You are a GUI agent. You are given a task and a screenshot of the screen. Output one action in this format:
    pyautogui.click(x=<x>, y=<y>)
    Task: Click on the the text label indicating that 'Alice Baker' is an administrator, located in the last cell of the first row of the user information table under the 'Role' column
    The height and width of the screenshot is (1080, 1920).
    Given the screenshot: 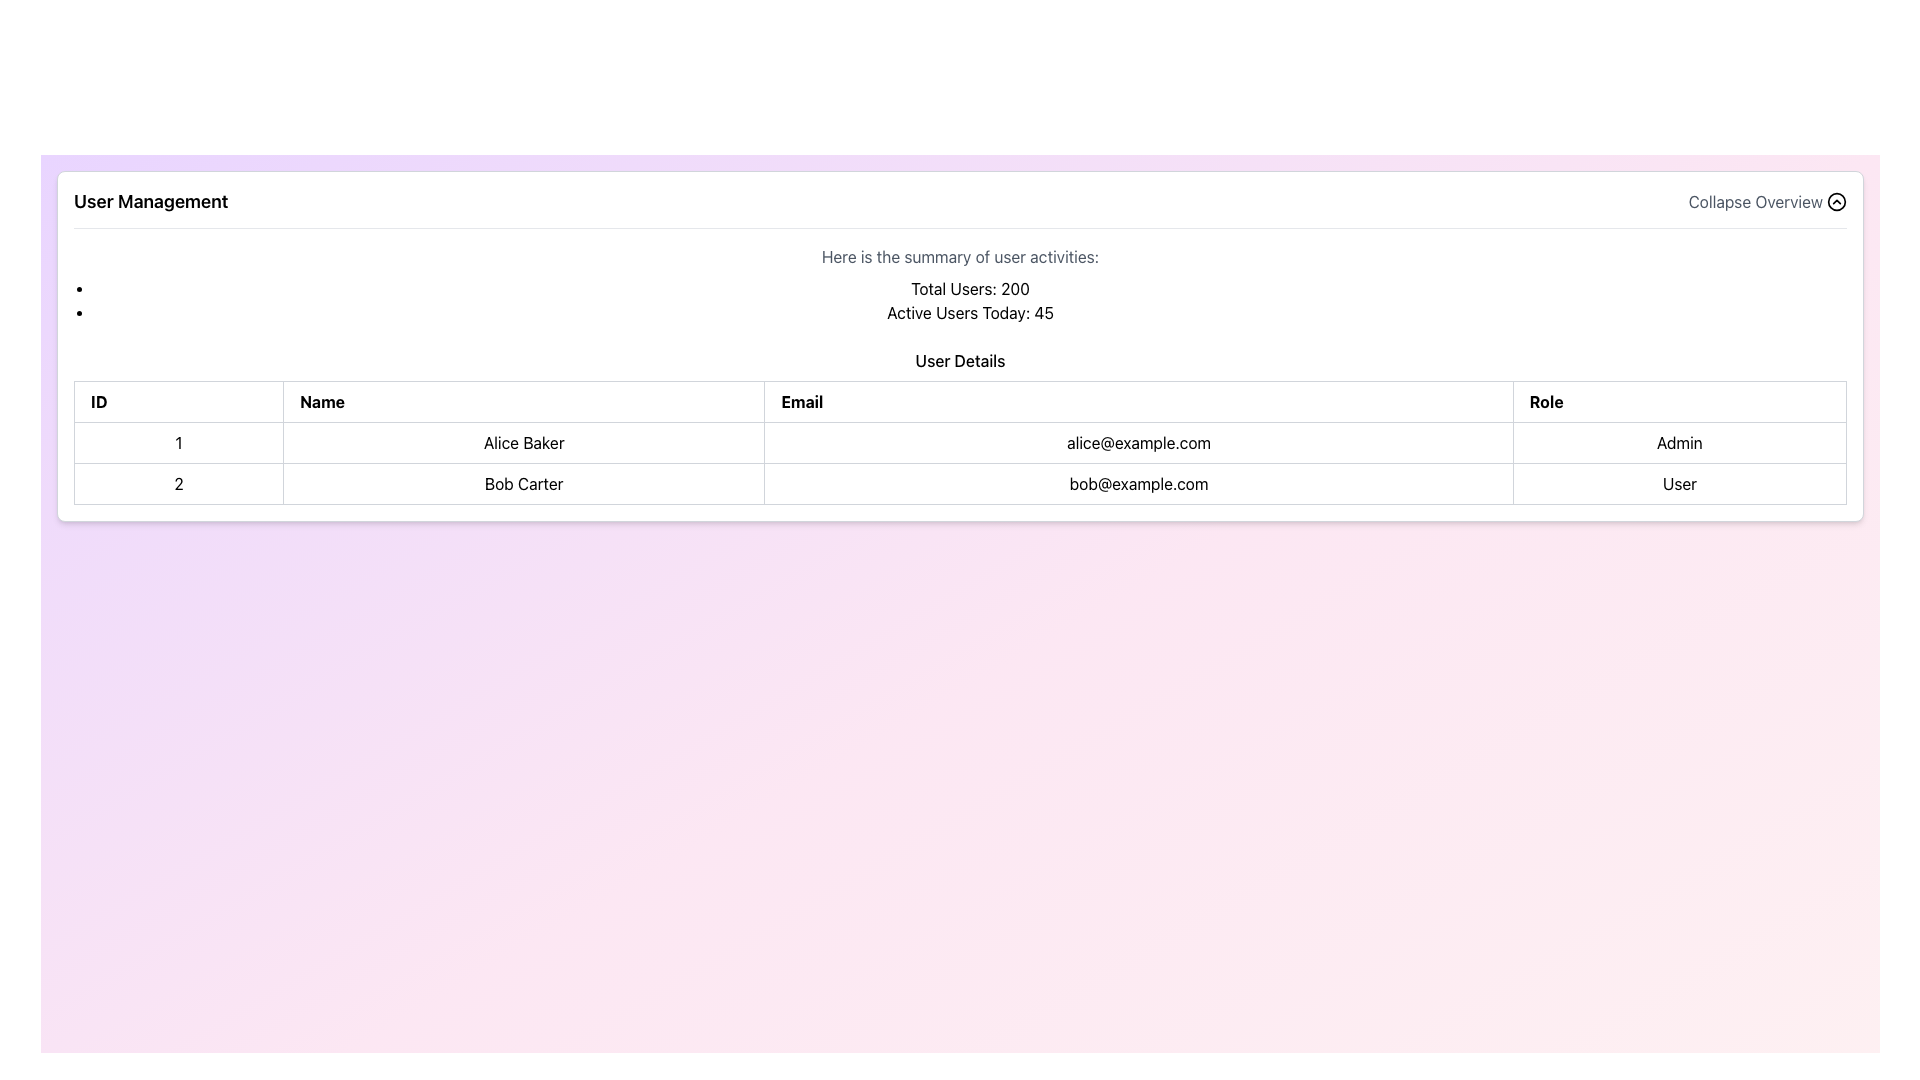 What is the action you would take?
    pyautogui.click(x=1679, y=442)
    